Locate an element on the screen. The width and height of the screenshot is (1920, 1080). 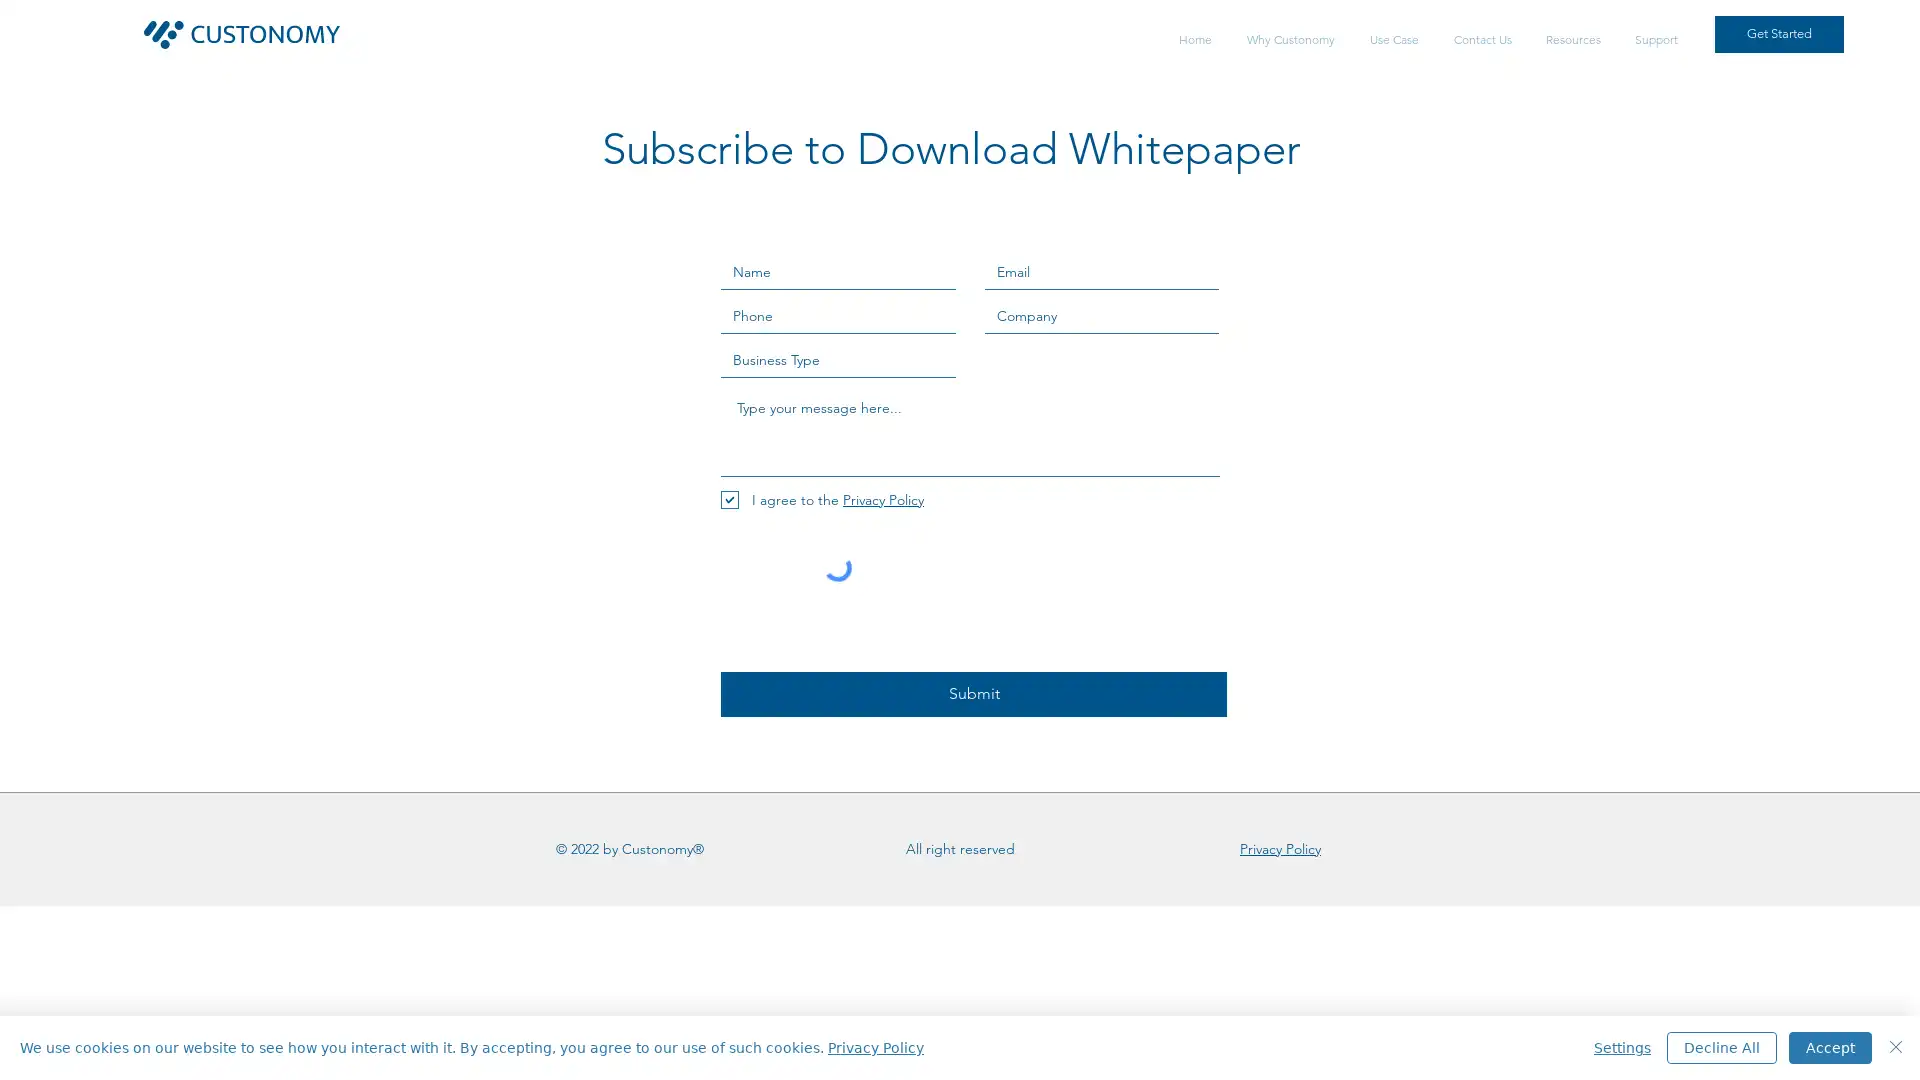
Close is located at coordinates (1895, 1047).